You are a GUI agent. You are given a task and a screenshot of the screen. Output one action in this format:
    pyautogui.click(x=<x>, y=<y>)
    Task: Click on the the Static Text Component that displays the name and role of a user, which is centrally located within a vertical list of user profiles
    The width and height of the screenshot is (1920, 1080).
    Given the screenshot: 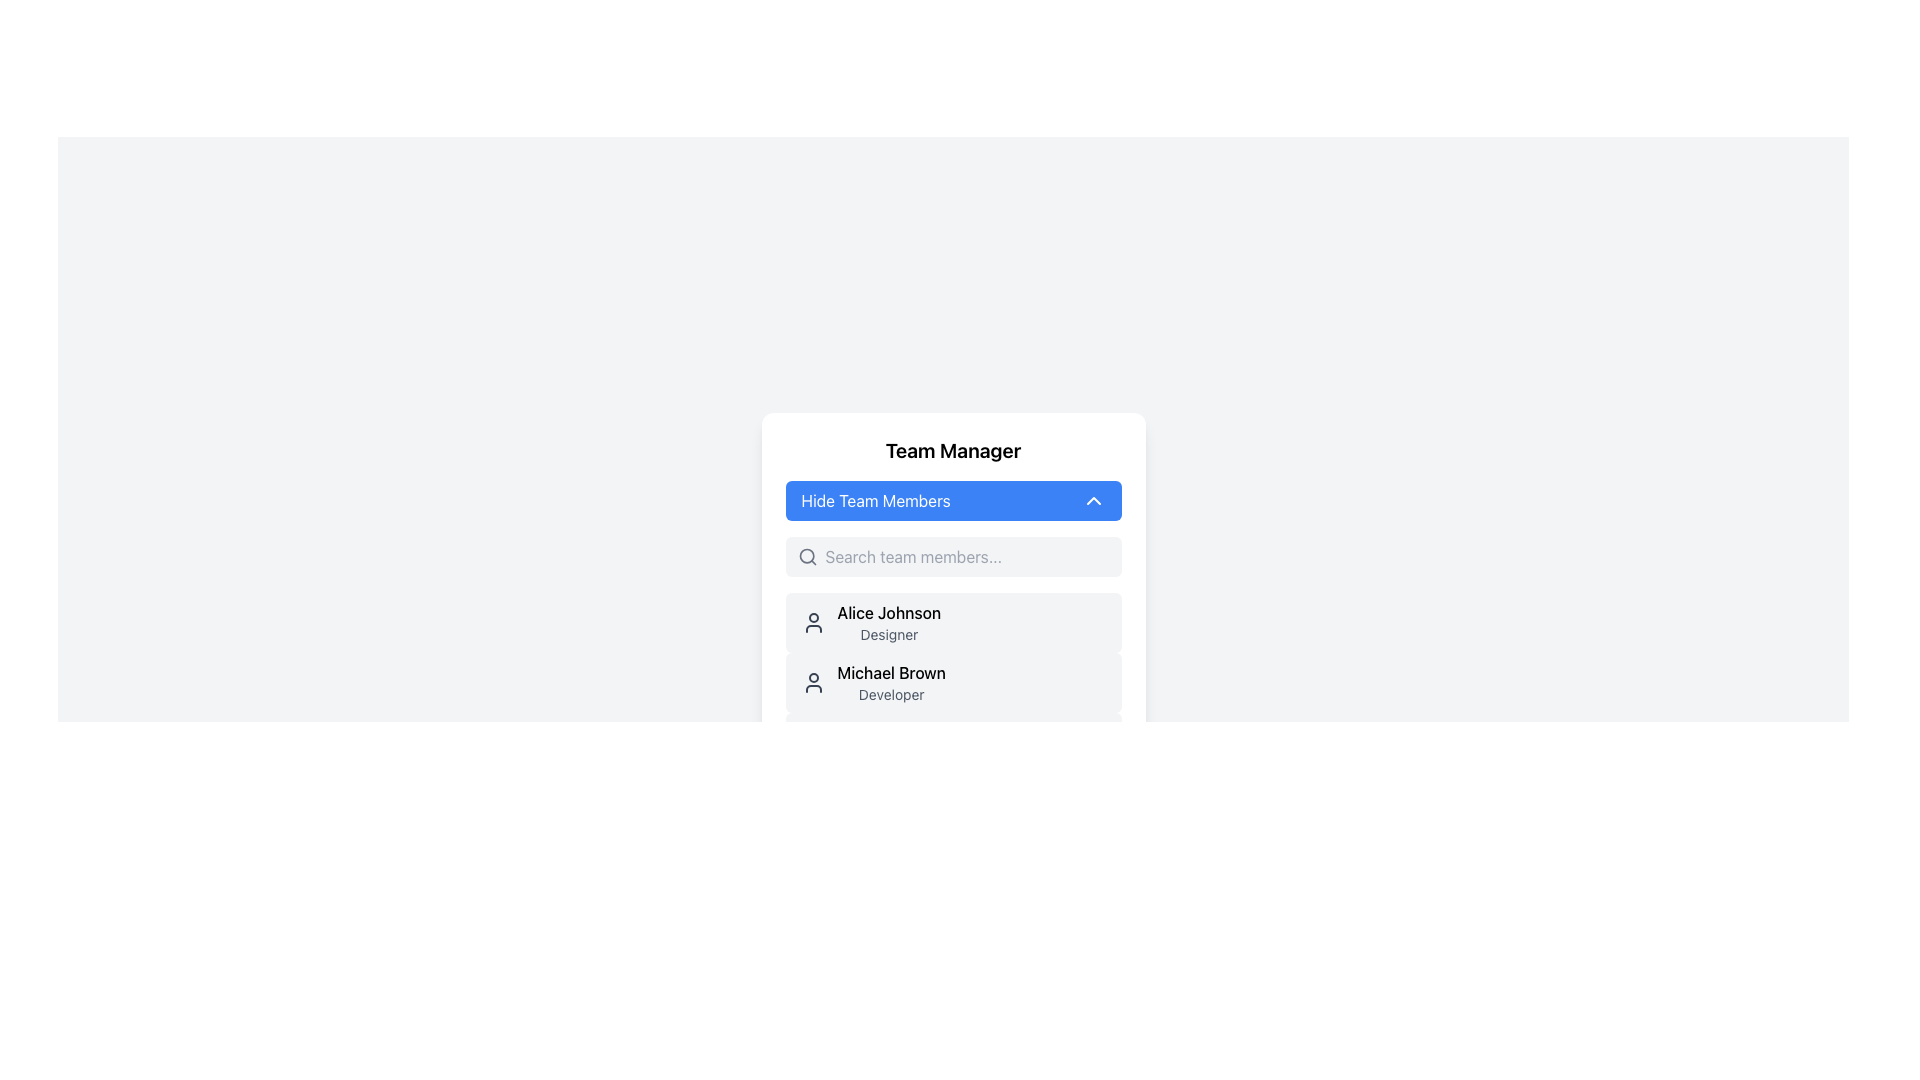 What is the action you would take?
    pyautogui.click(x=888, y=622)
    